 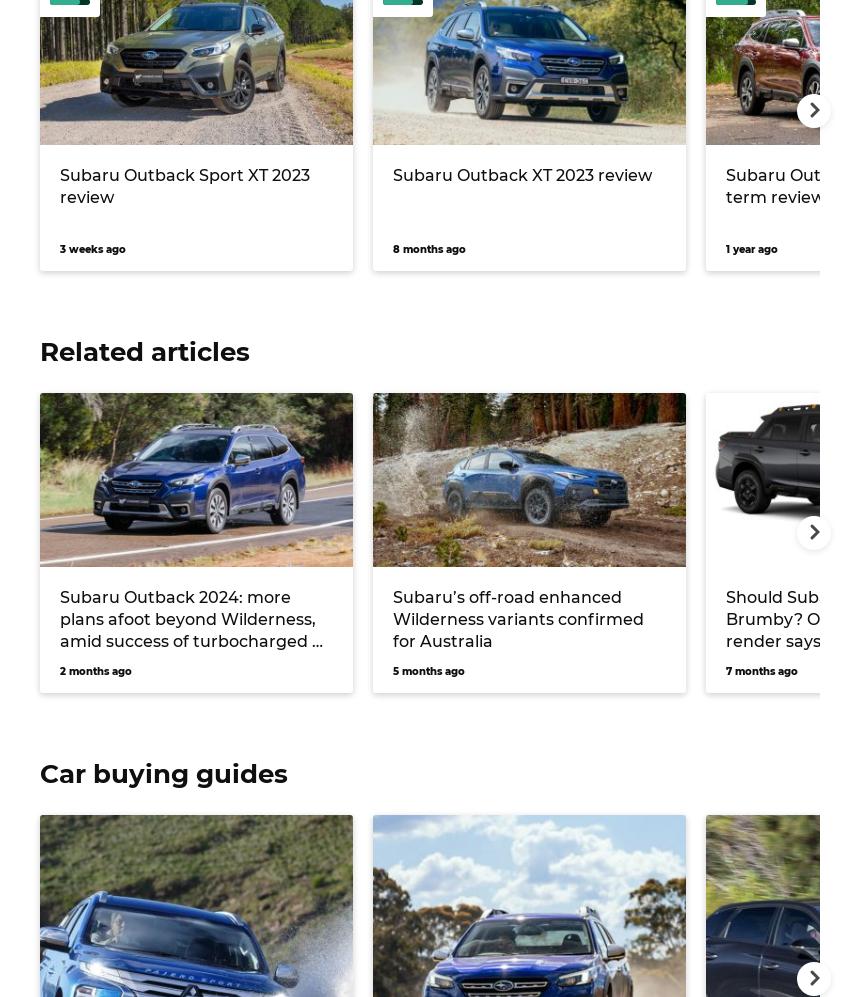 What do you see at coordinates (393, 617) in the screenshot?
I see `'Subaru’s off-road enhanced Wilderness variants confirmed for Australia'` at bounding box center [393, 617].